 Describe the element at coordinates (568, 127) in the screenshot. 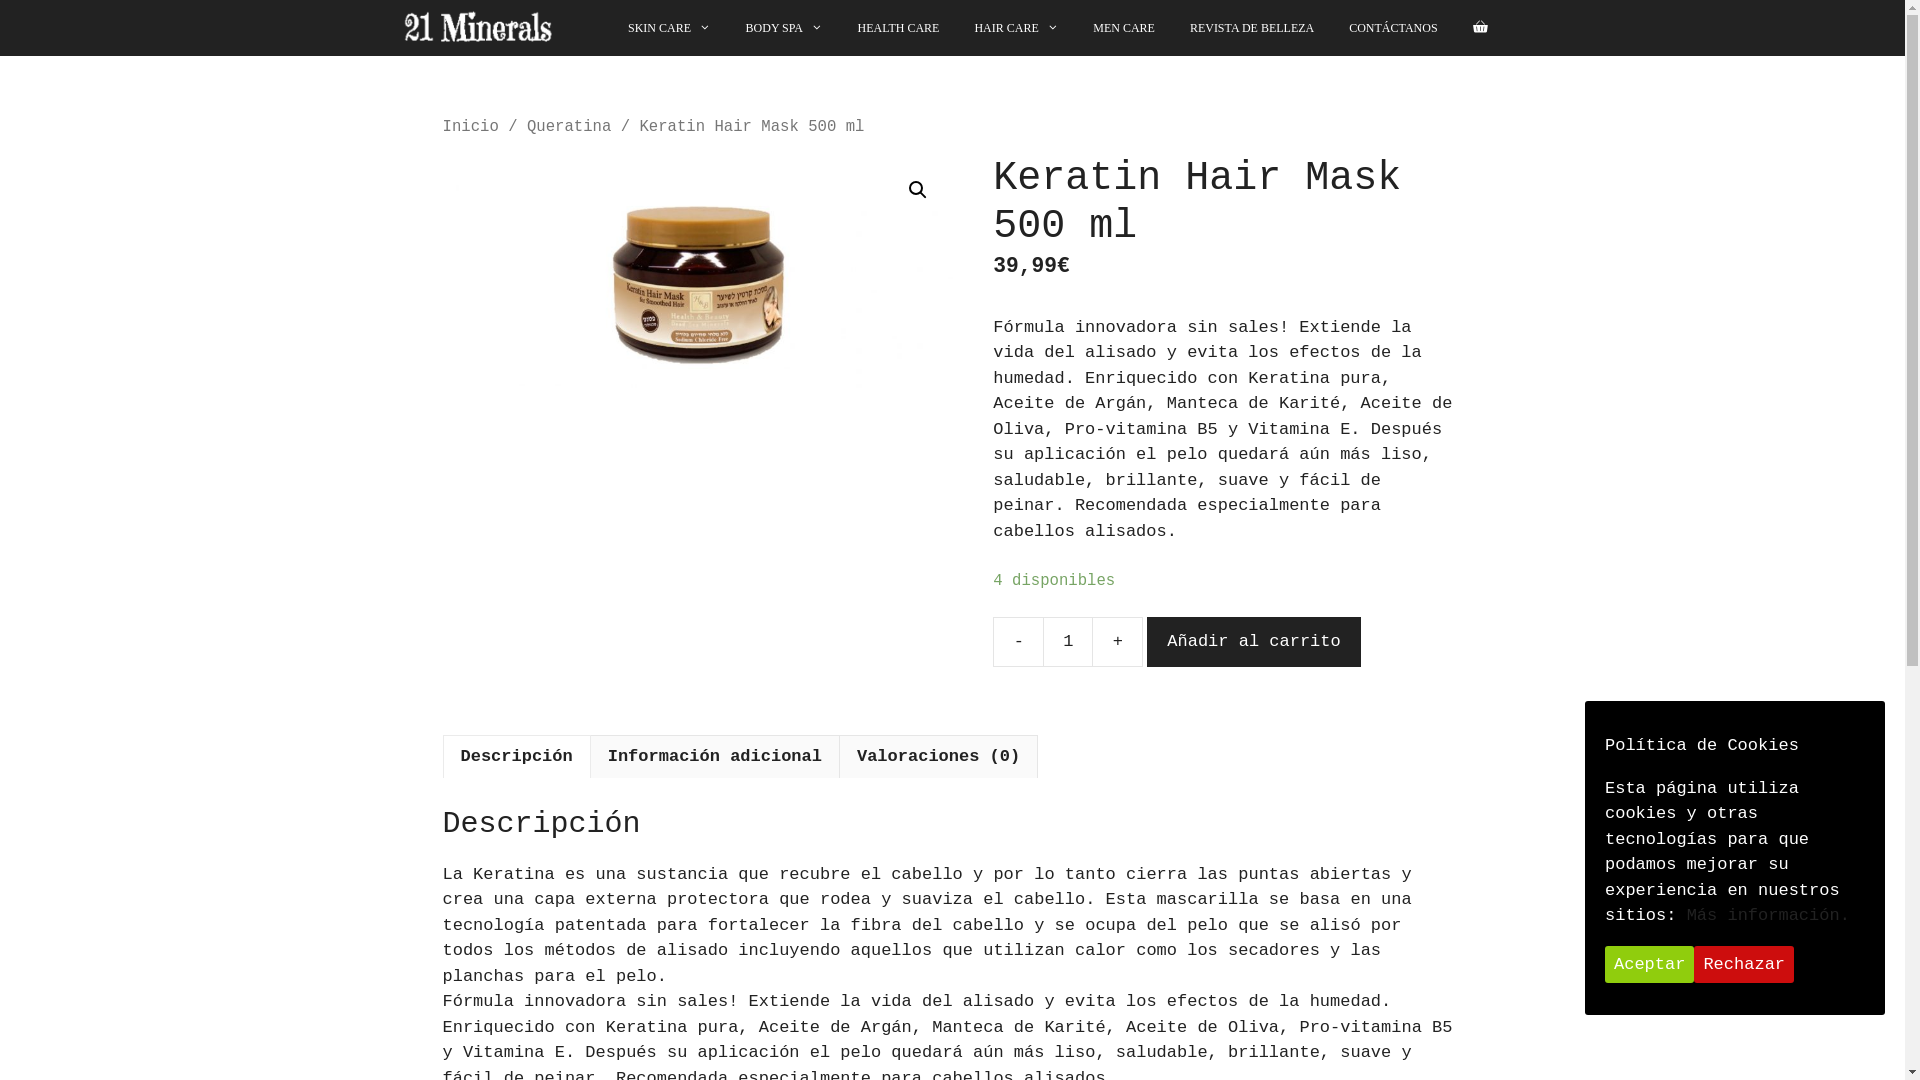

I see `'Queratina'` at that location.